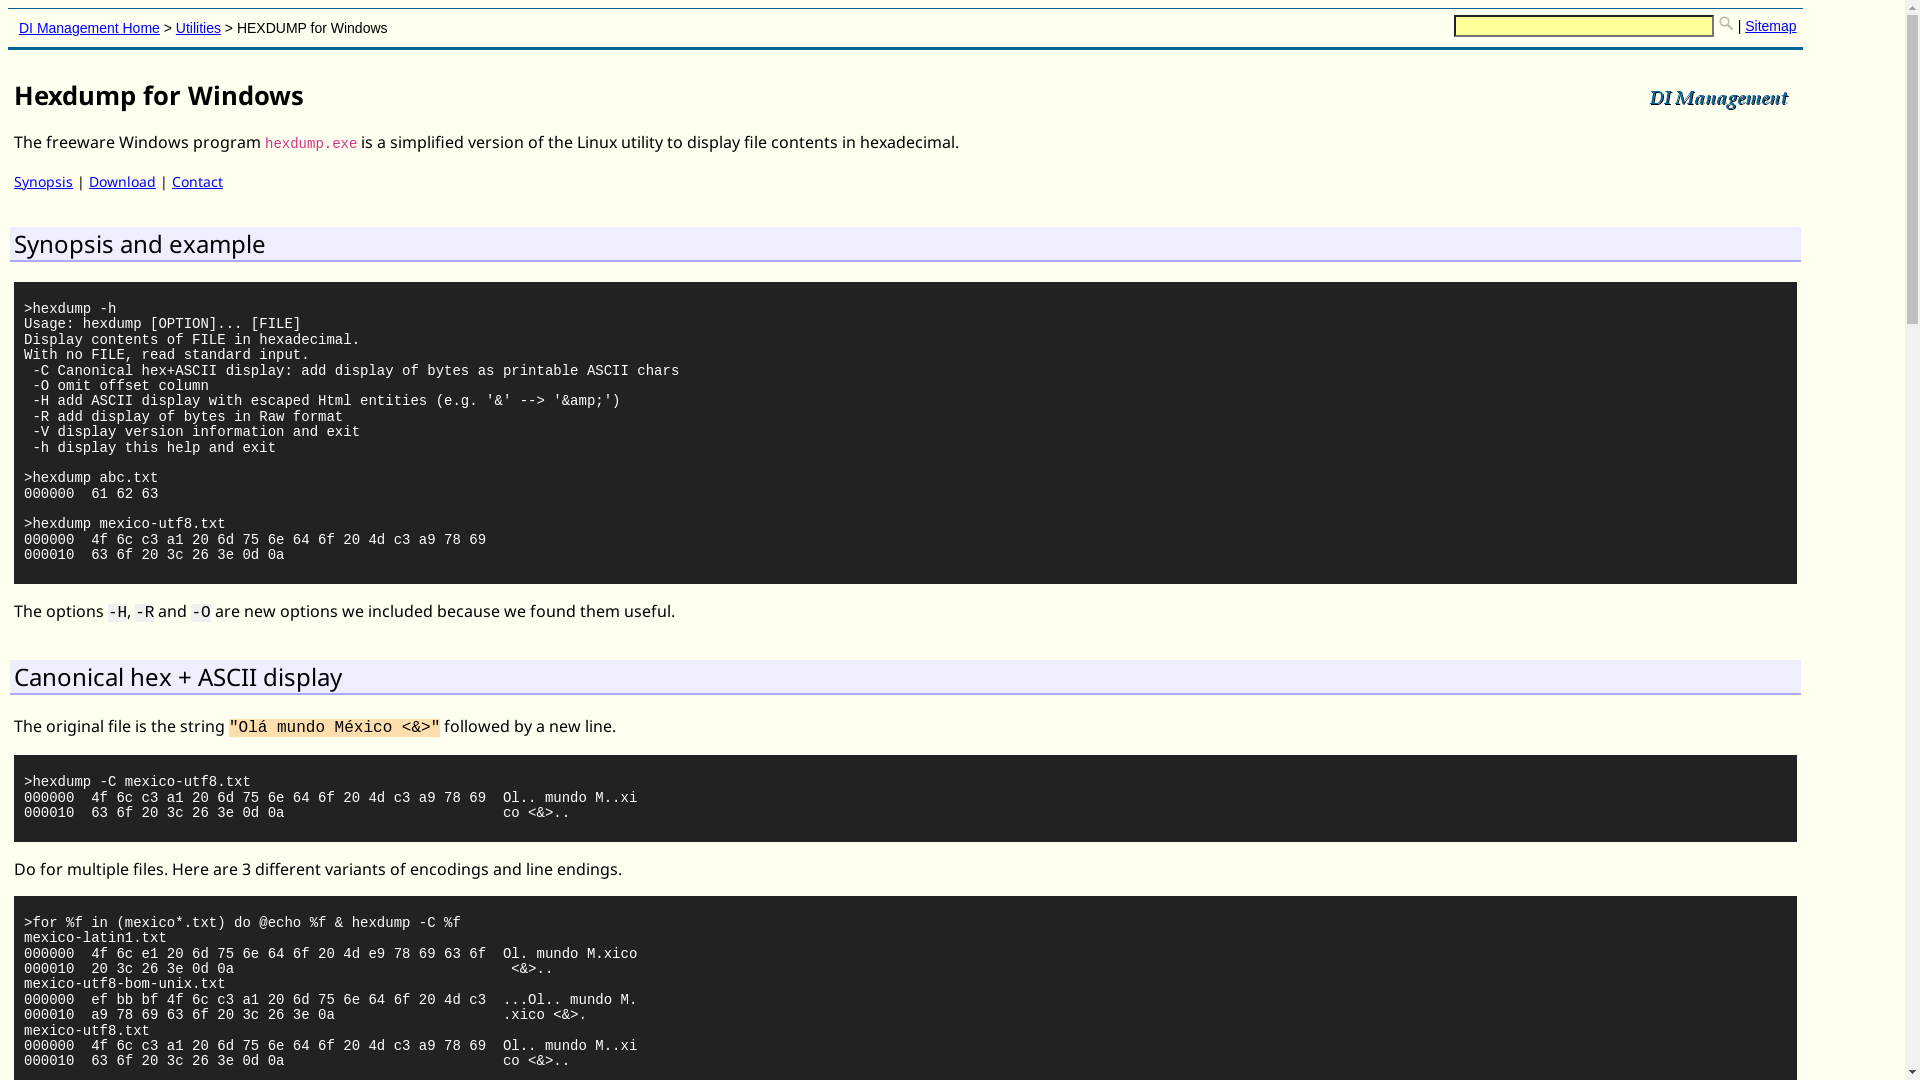 The image size is (1920, 1080). I want to click on 'Download', so click(121, 181).